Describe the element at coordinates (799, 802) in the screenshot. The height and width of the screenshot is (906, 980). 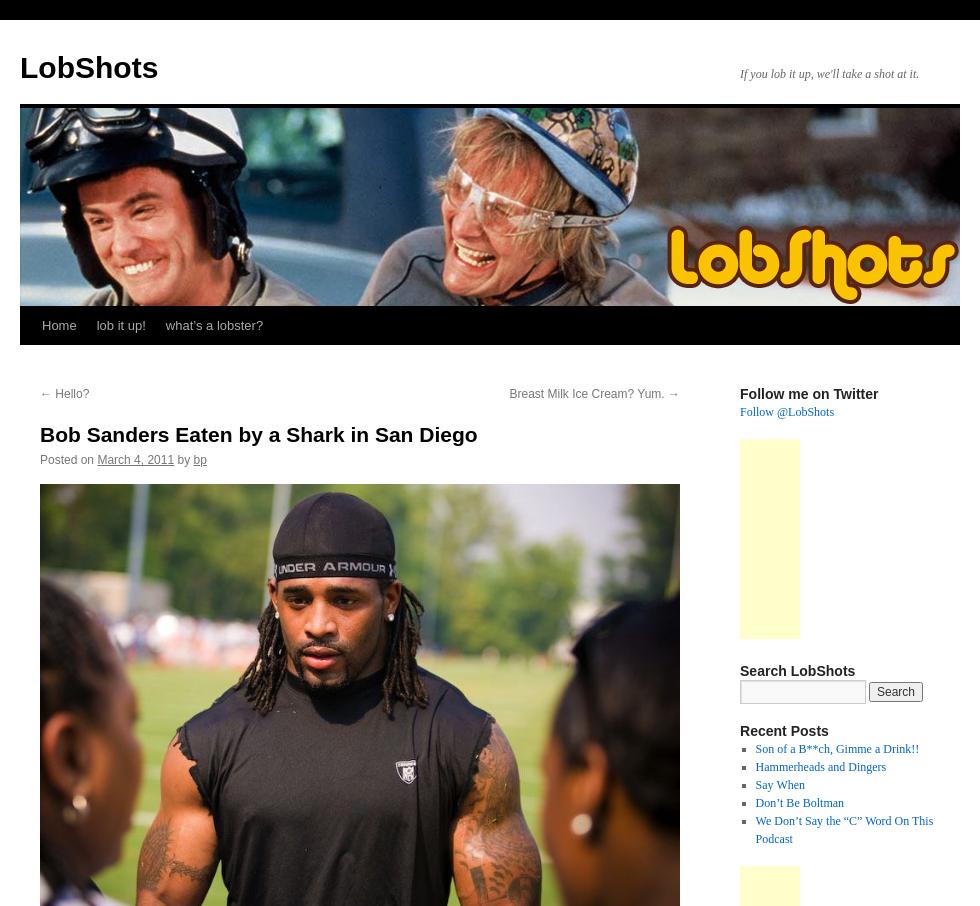
I see `'Don’t Be Boltman'` at that location.